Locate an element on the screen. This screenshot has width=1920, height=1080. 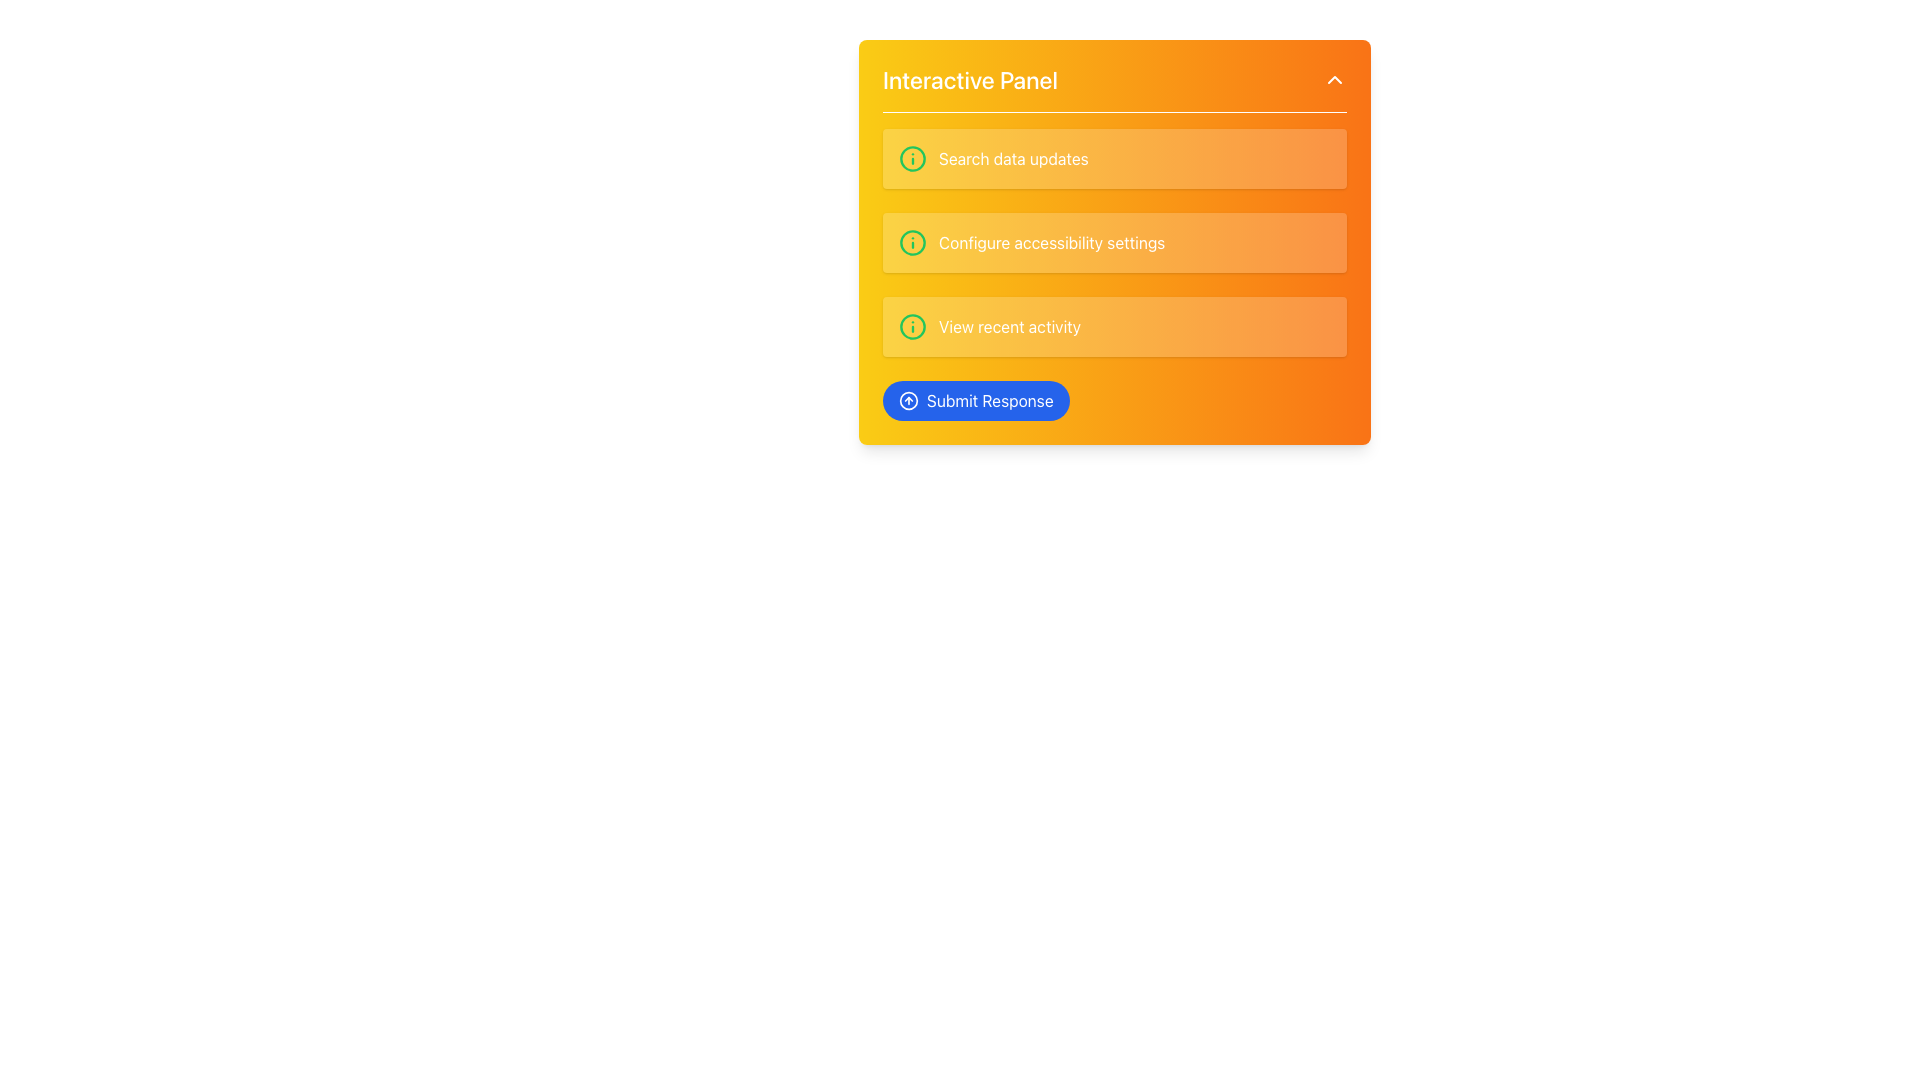
the SVG Circle icon representing the option 'View recent activity' in the 'Interactive Panel' is located at coordinates (911, 326).